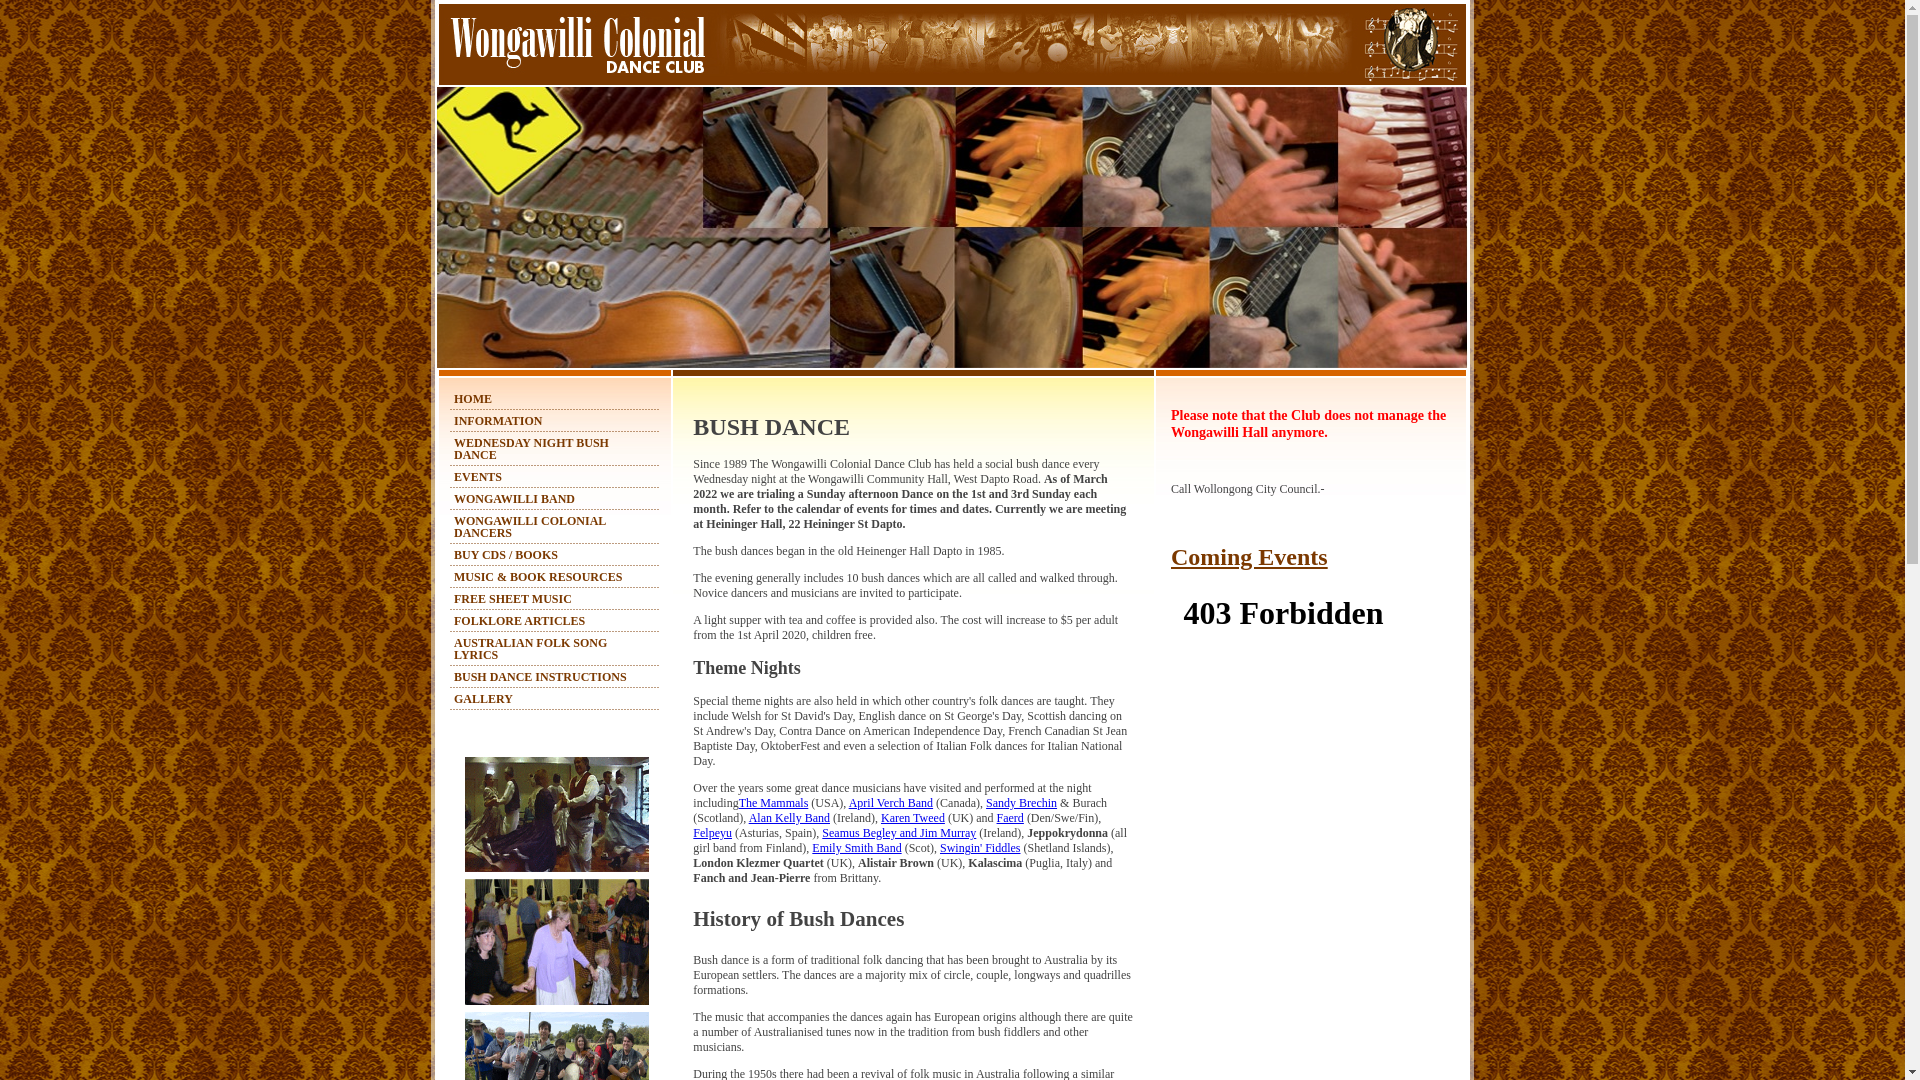 The width and height of the screenshot is (1920, 1080). Describe the element at coordinates (540, 676) in the screenshot. I see `'BUSH DANCE INSTRUCTIONS'` at that location.